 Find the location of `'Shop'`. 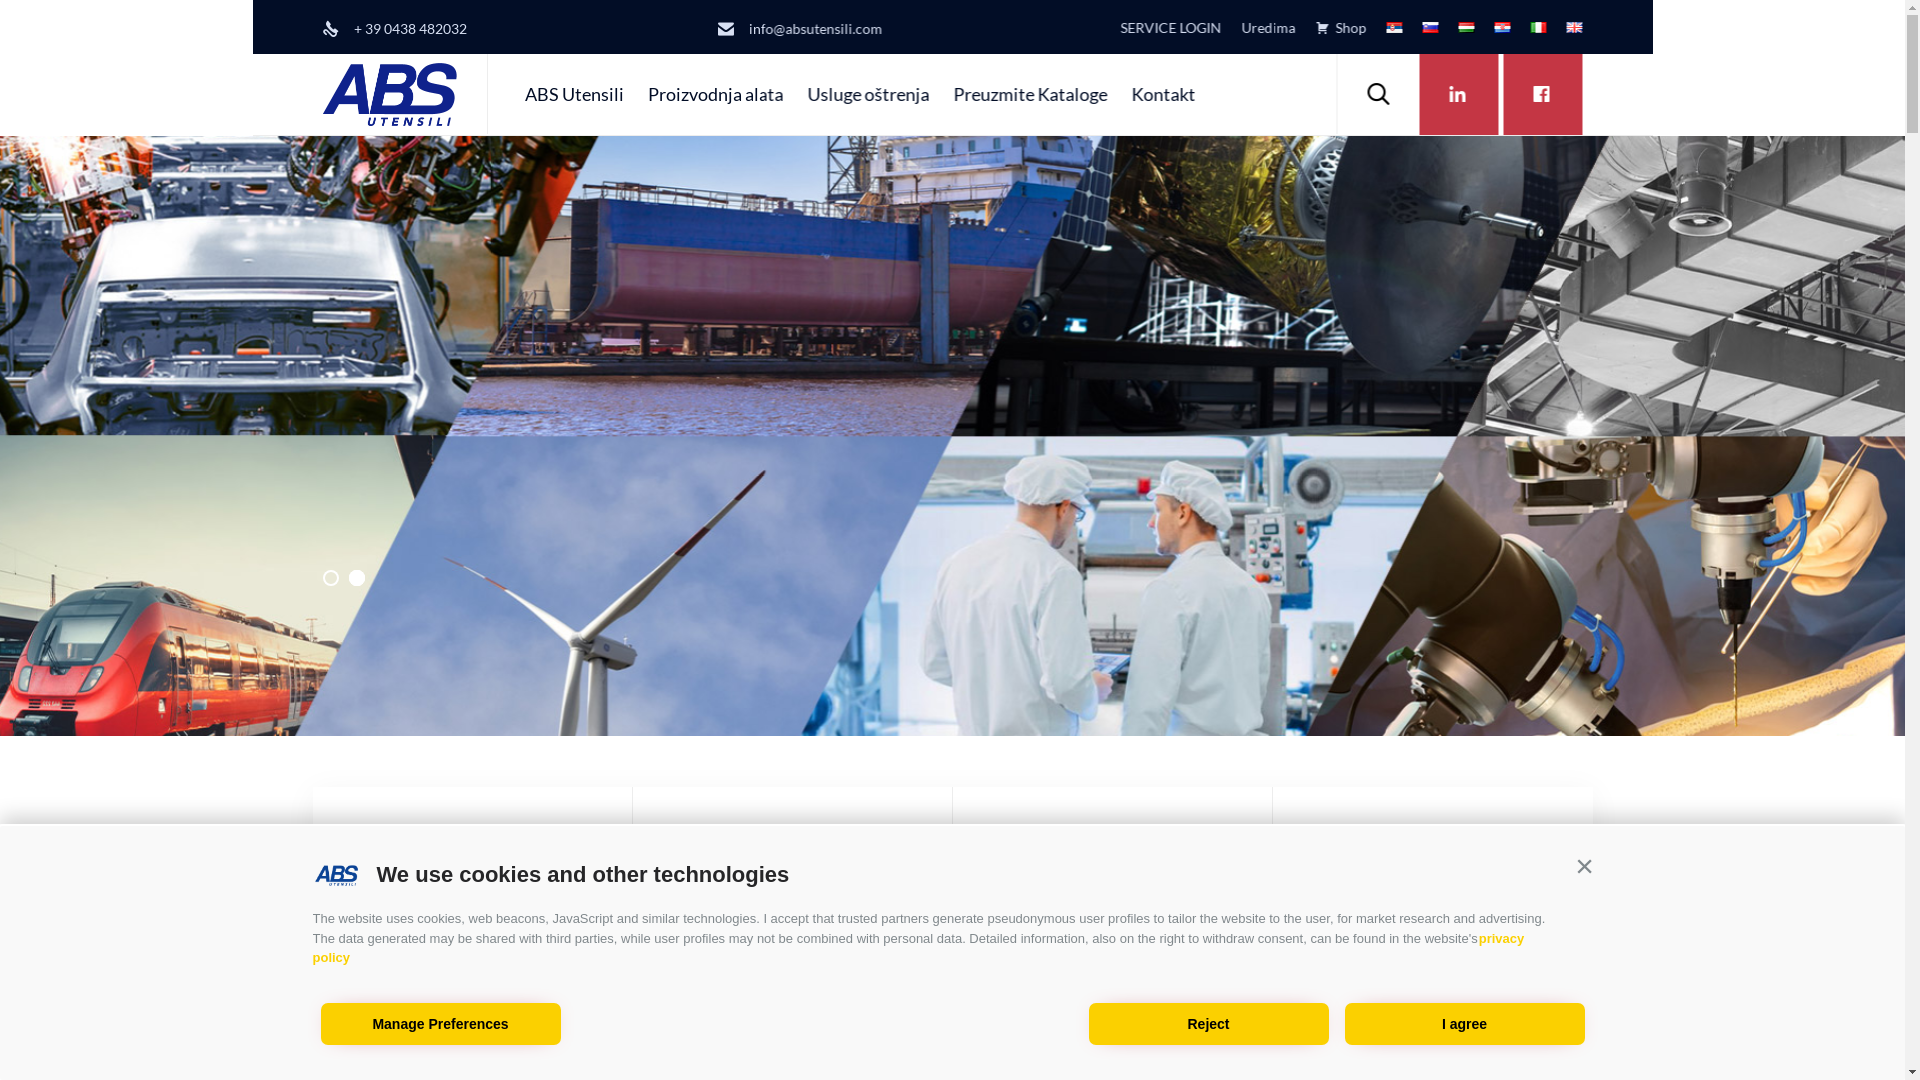

'Shop' is located at coordinates (1296, 27).